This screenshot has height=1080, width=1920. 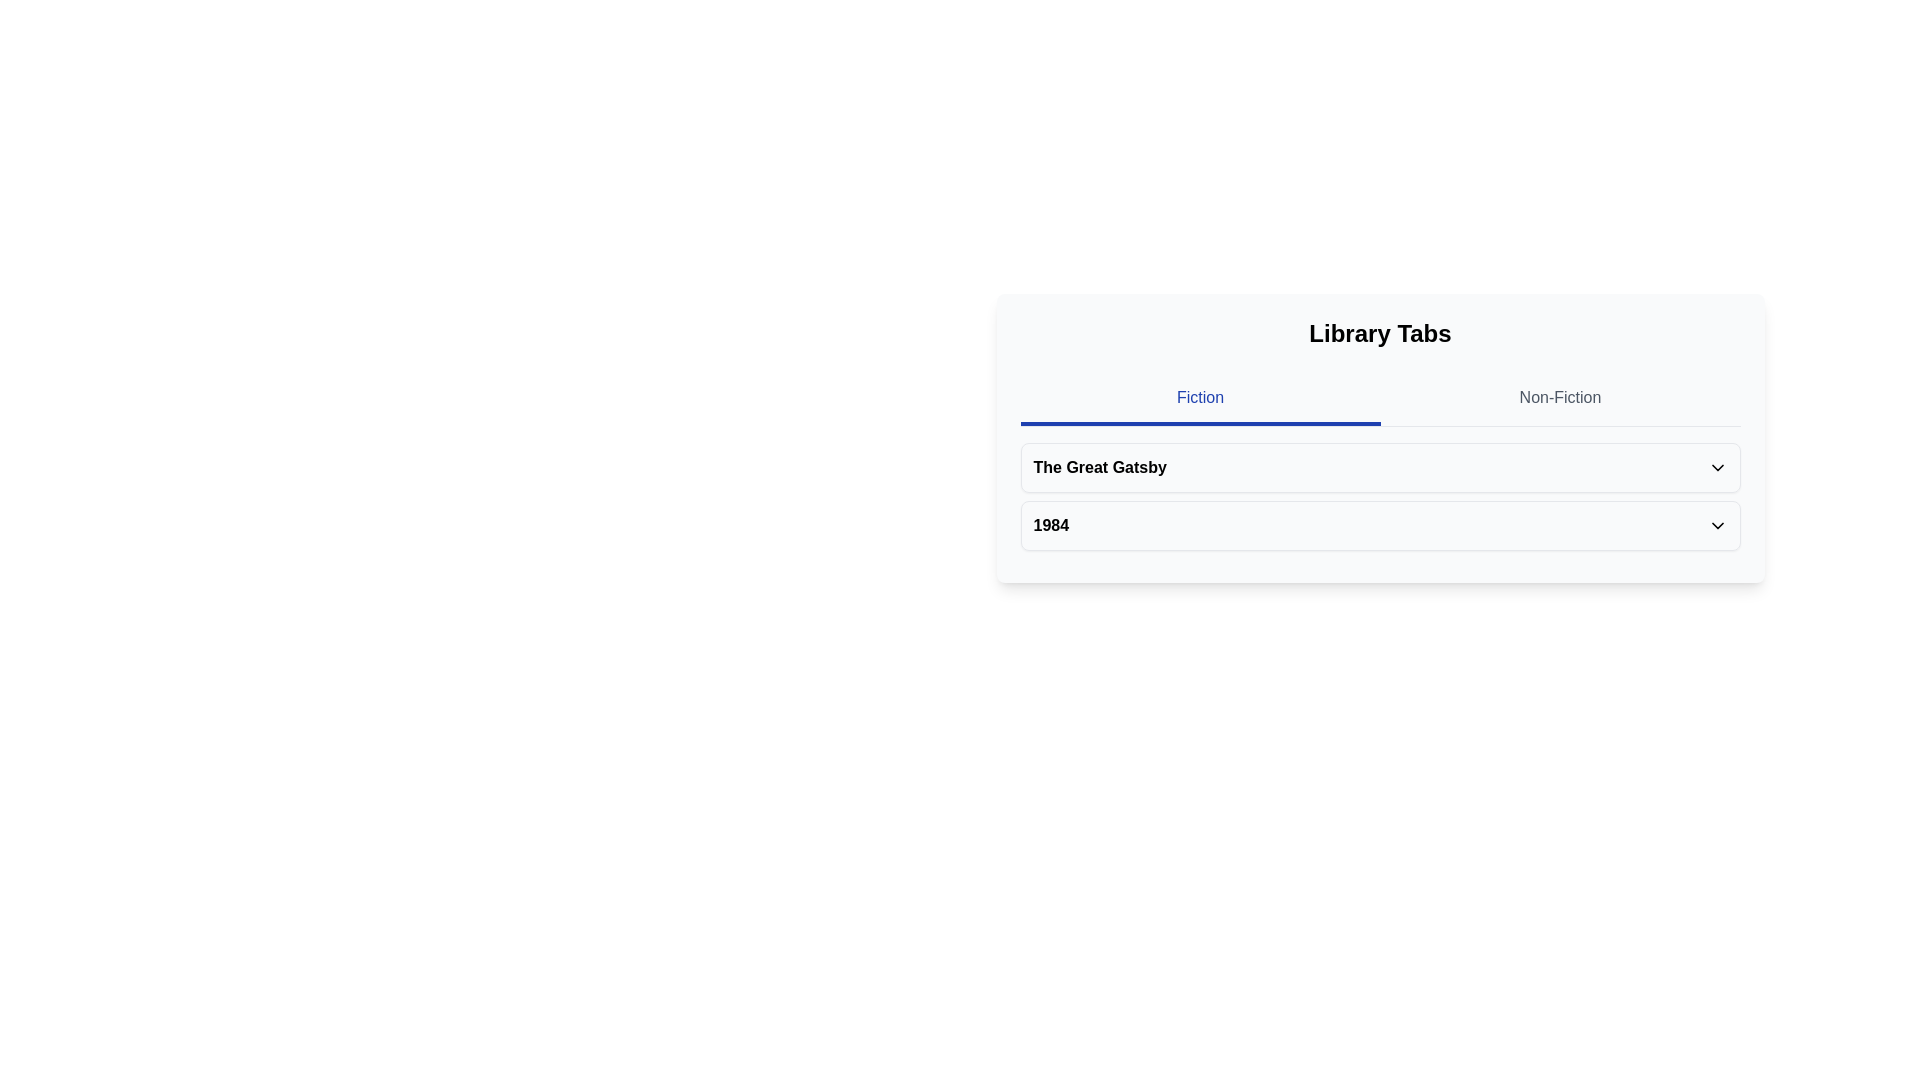 What do you see at coordinates (1379, 467) in the screenshot?
I see `the dropdown labeled 'The Great Gatsby'` at bounding box center [1379, 467].